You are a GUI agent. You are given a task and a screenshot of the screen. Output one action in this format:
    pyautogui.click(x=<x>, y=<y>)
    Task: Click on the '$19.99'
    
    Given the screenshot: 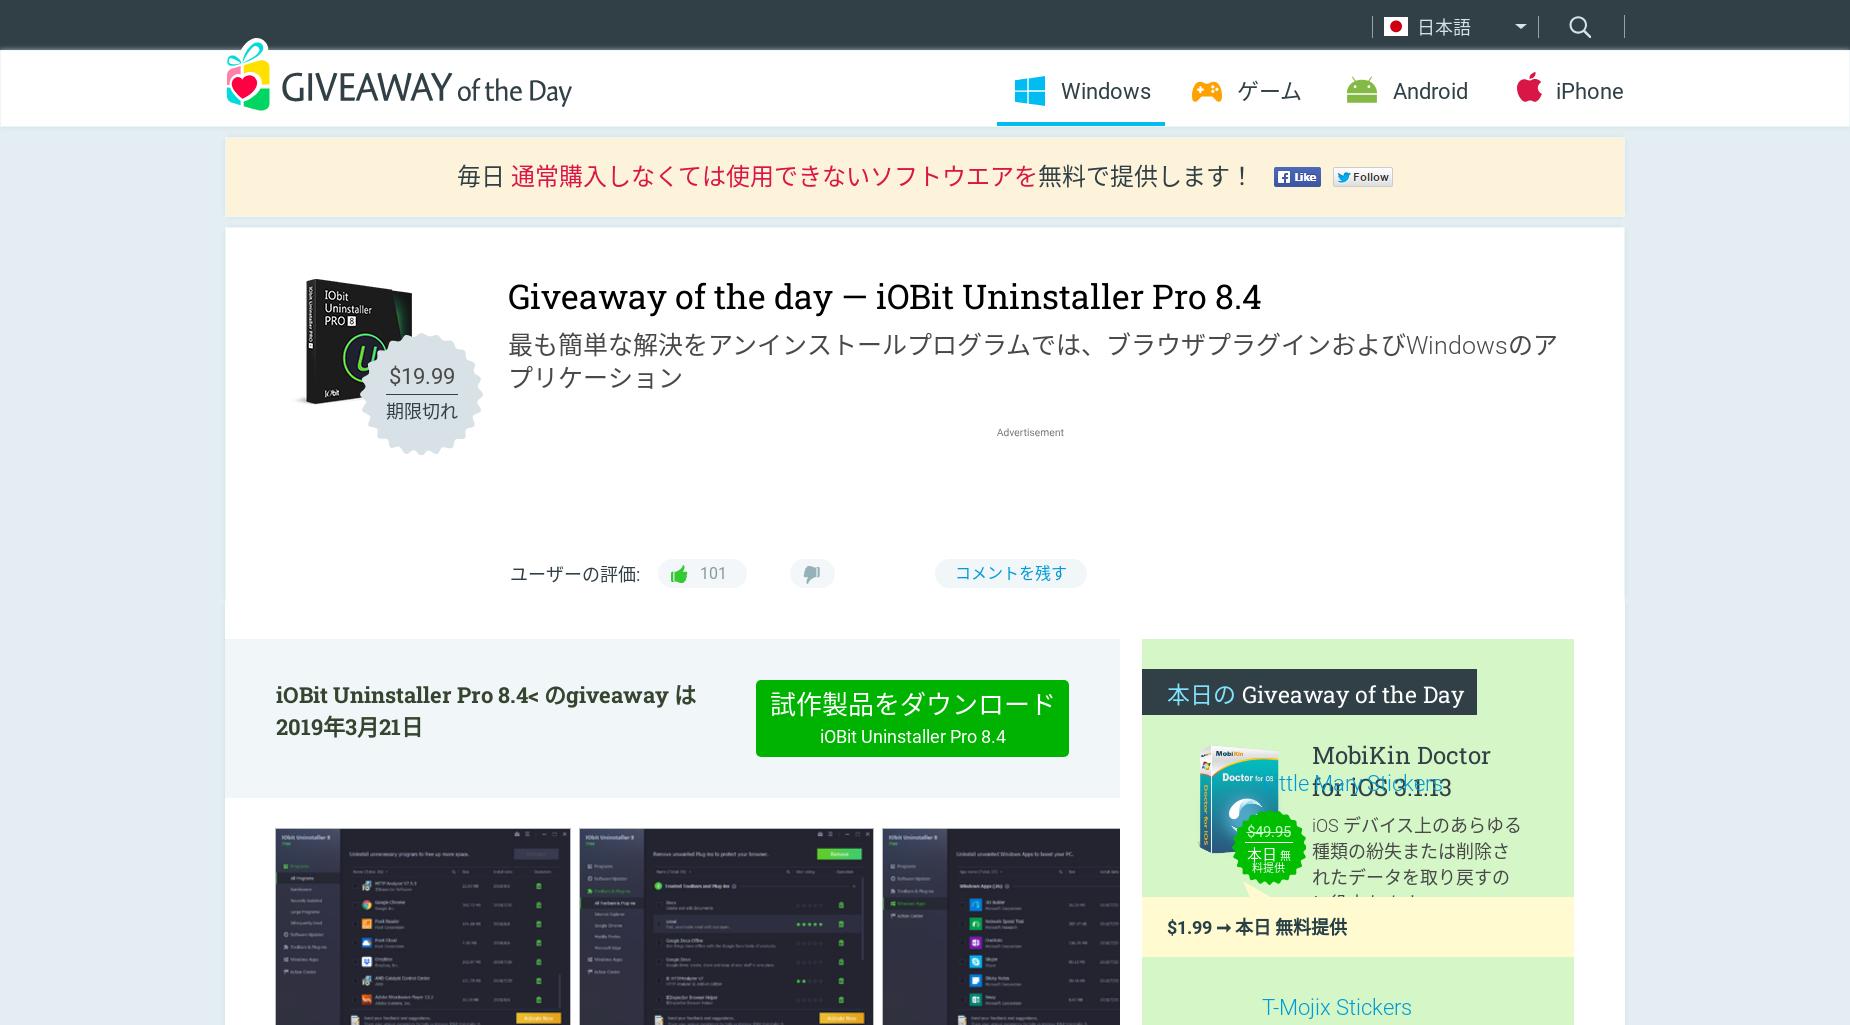 What is the action you would take?
    pyautogui.click(x=420, y=375)
    